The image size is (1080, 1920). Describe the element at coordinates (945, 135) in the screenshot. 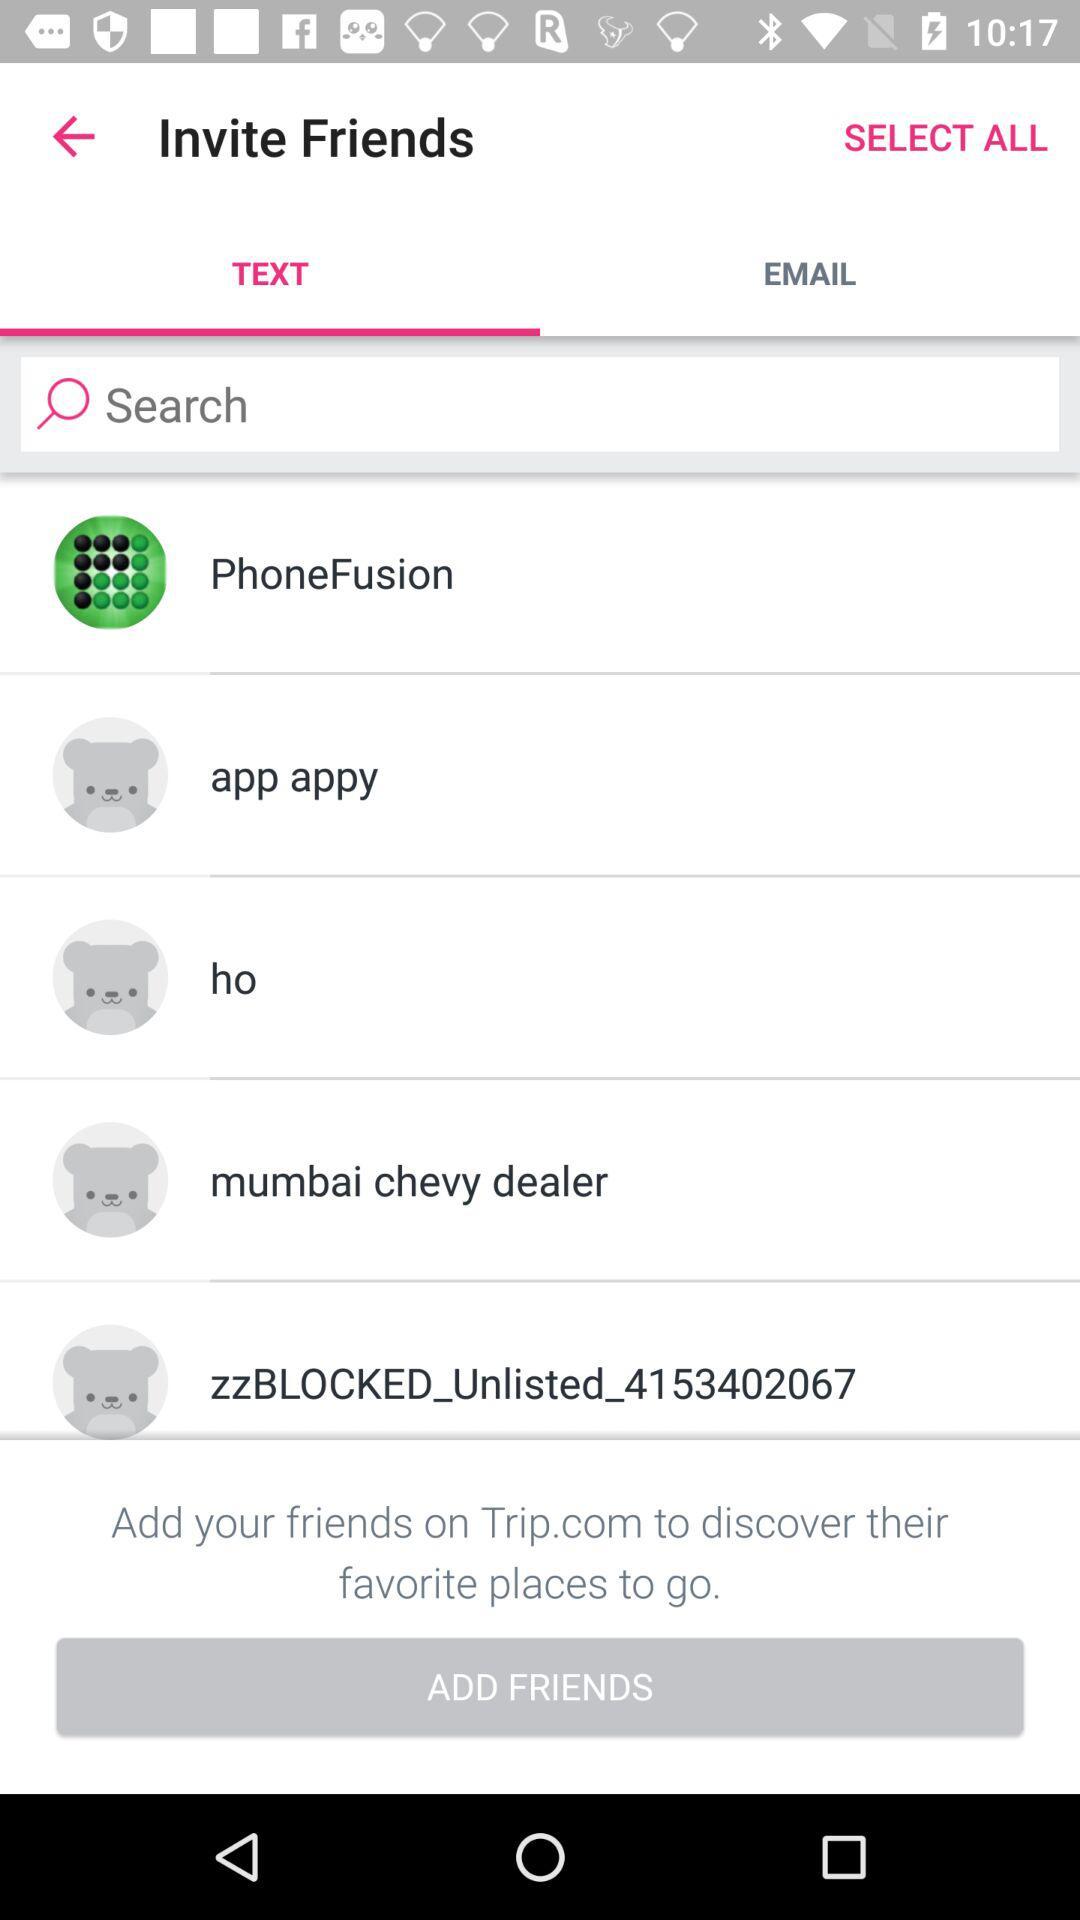

I see `select all item` at that location.